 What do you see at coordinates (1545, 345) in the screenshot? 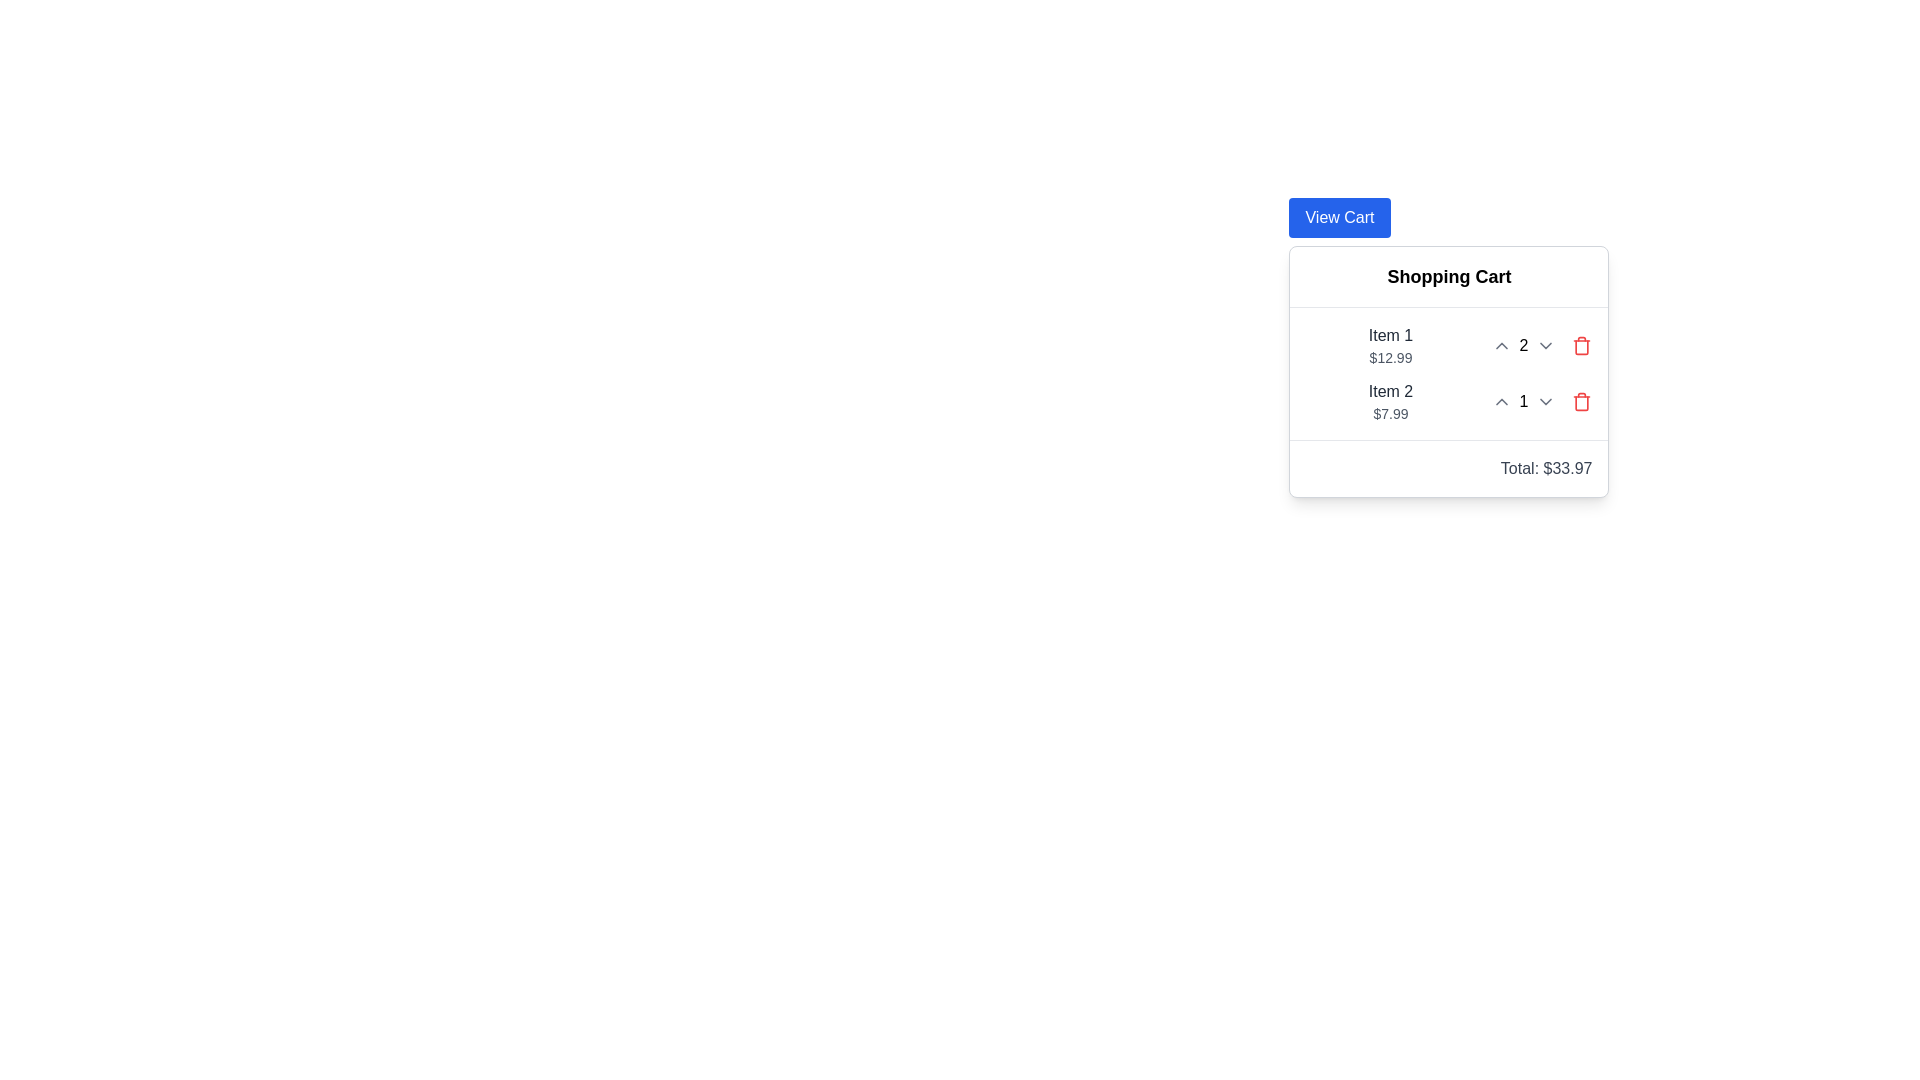
I see `the small downward-facing arrow button styled in gray, located to the right of the number '2' in the shopping cart's quantity selector` at bounding box center [1545, 345].